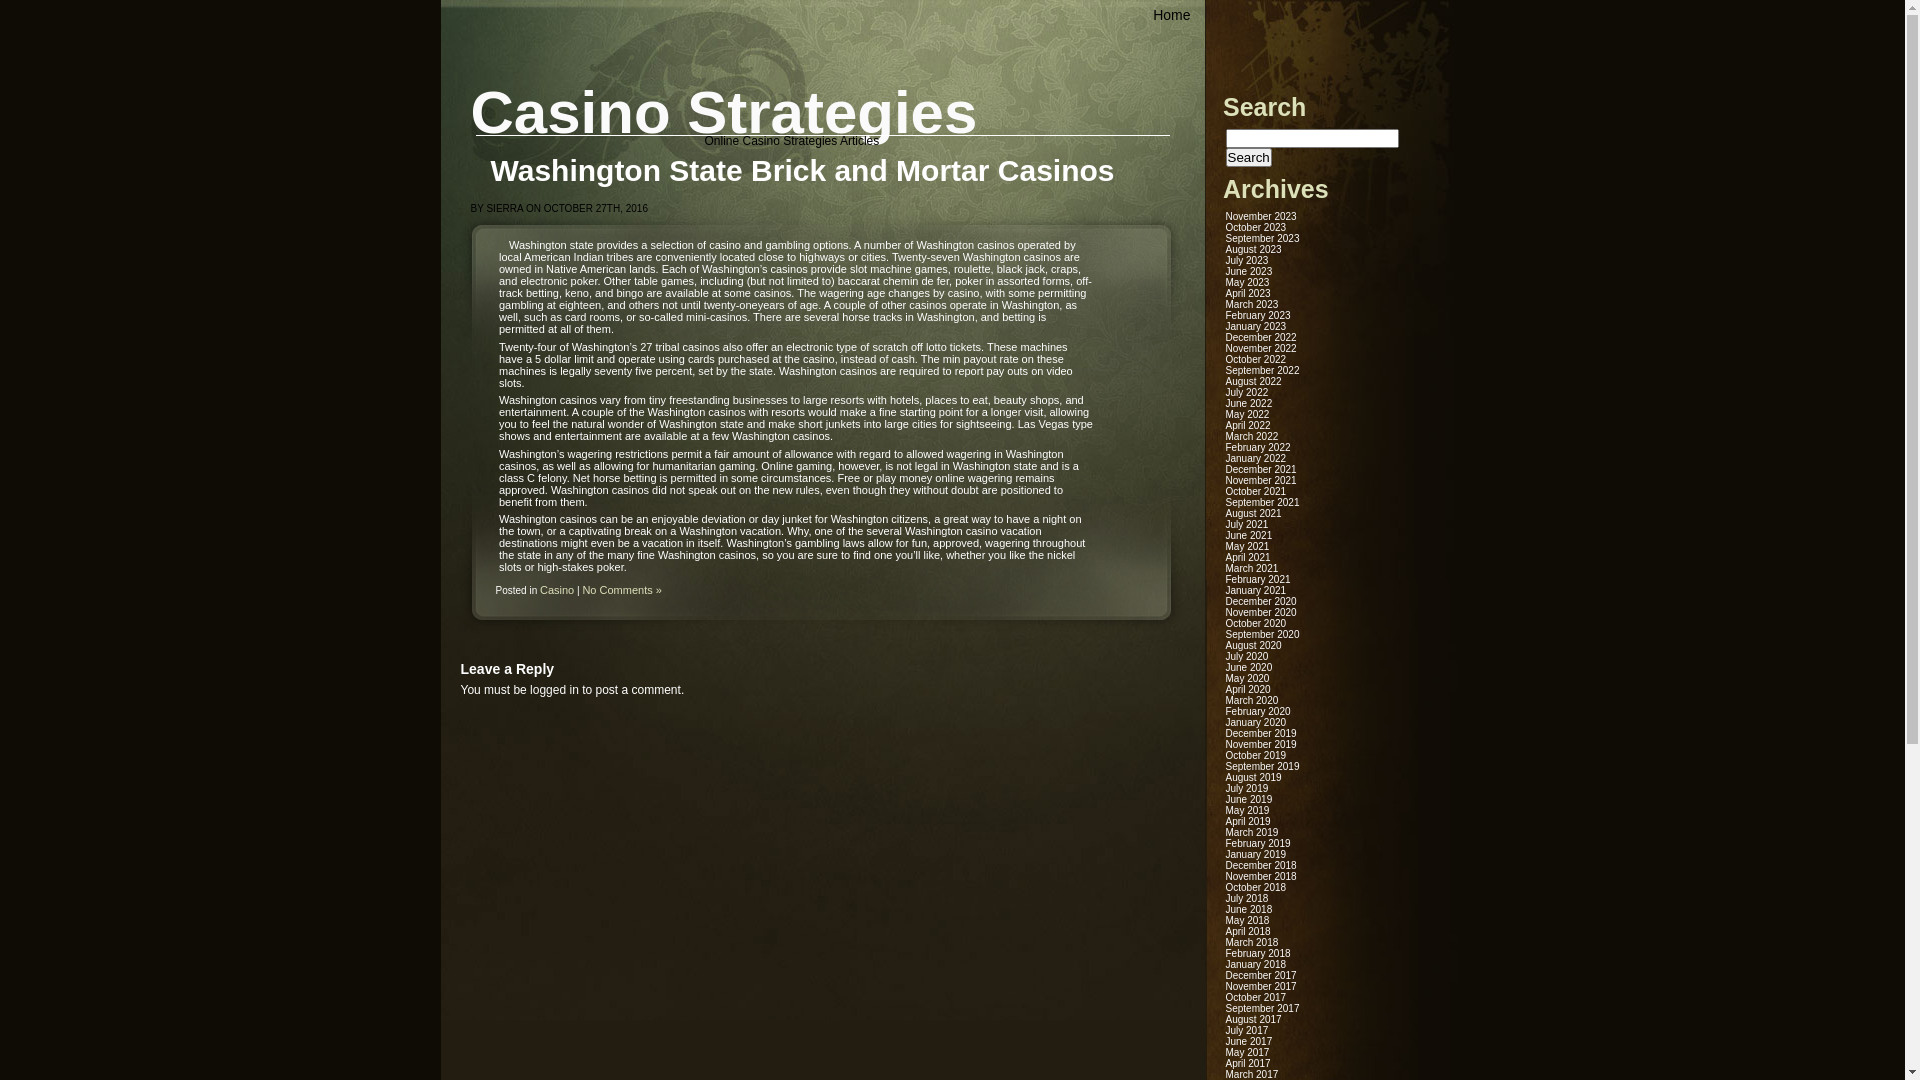  What do you see at coordinates (1246, 787) in the screenshot?
I see `'July 2019'` at bounding box center [1246, 787].